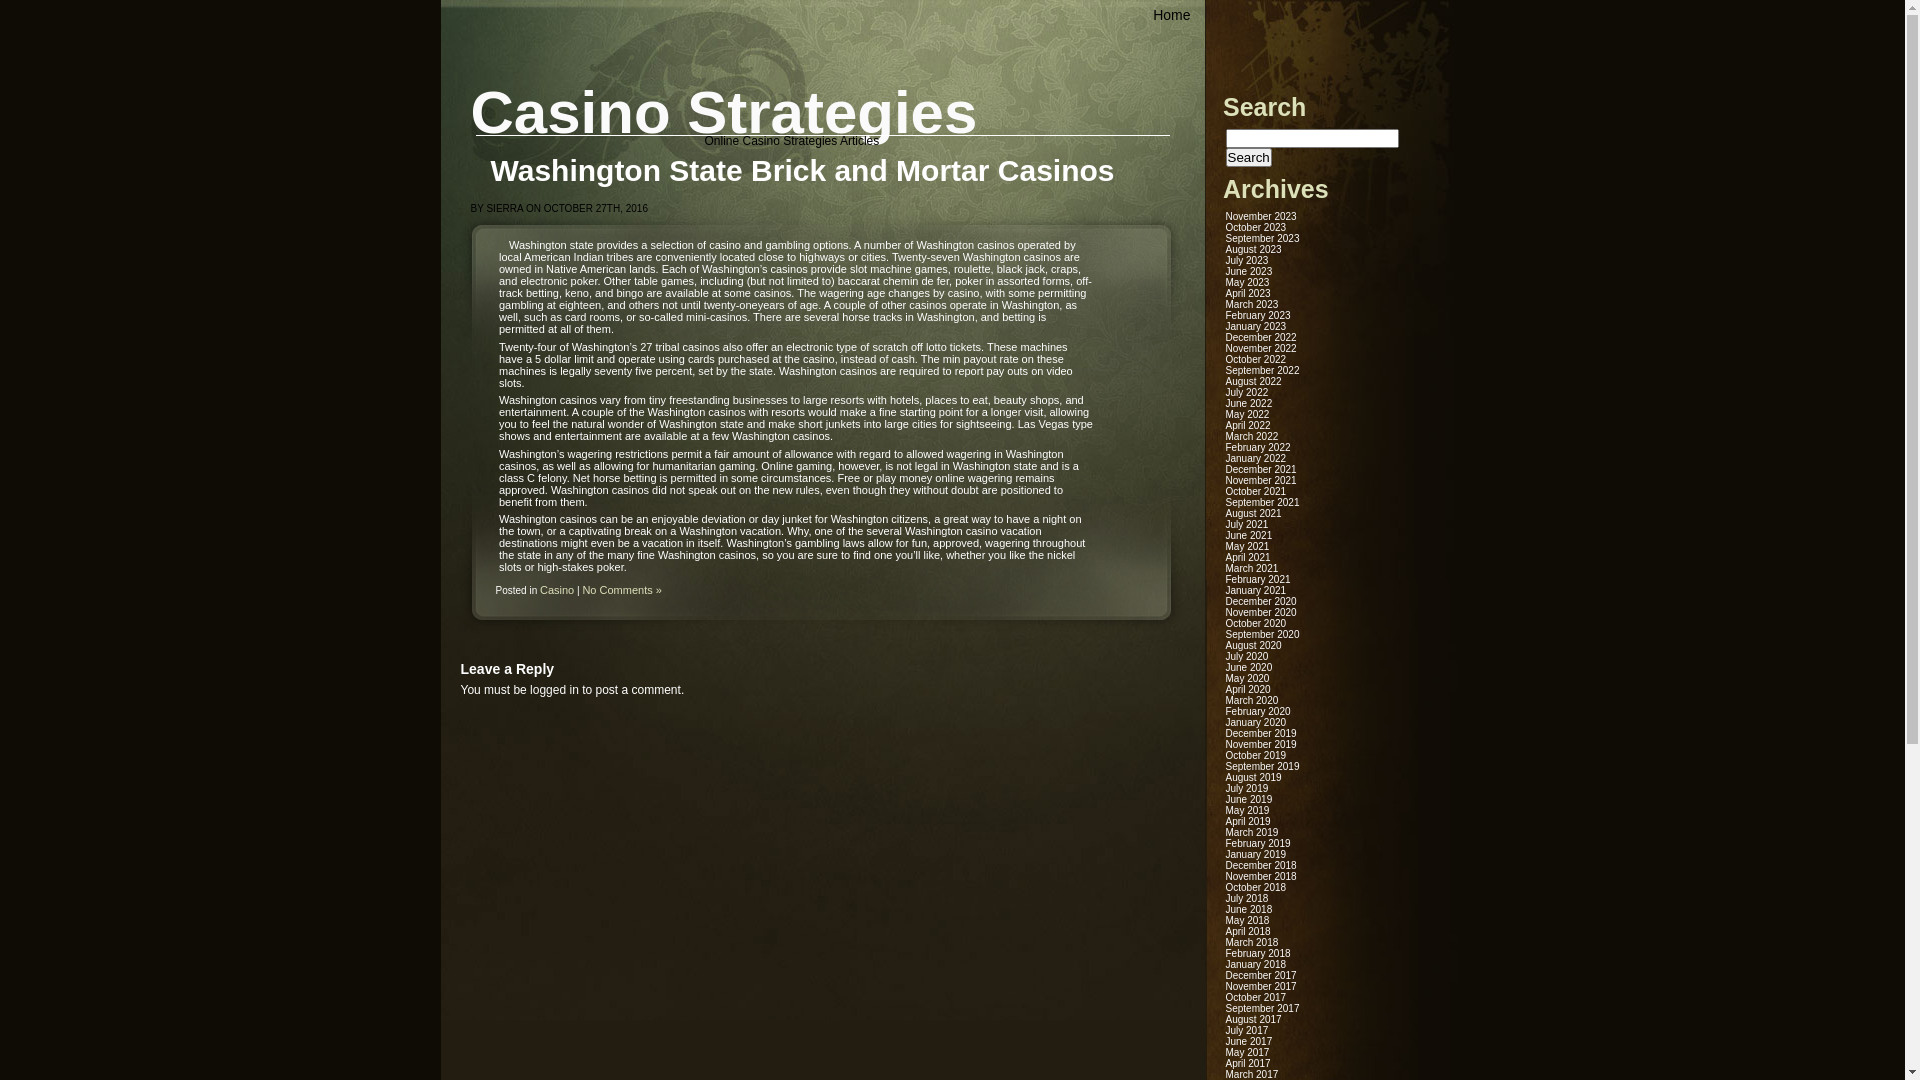  What do you see at coordinates (1246, 787) in the screenshot?
I see `'July 2019'` at bounding box center [1246, 787].